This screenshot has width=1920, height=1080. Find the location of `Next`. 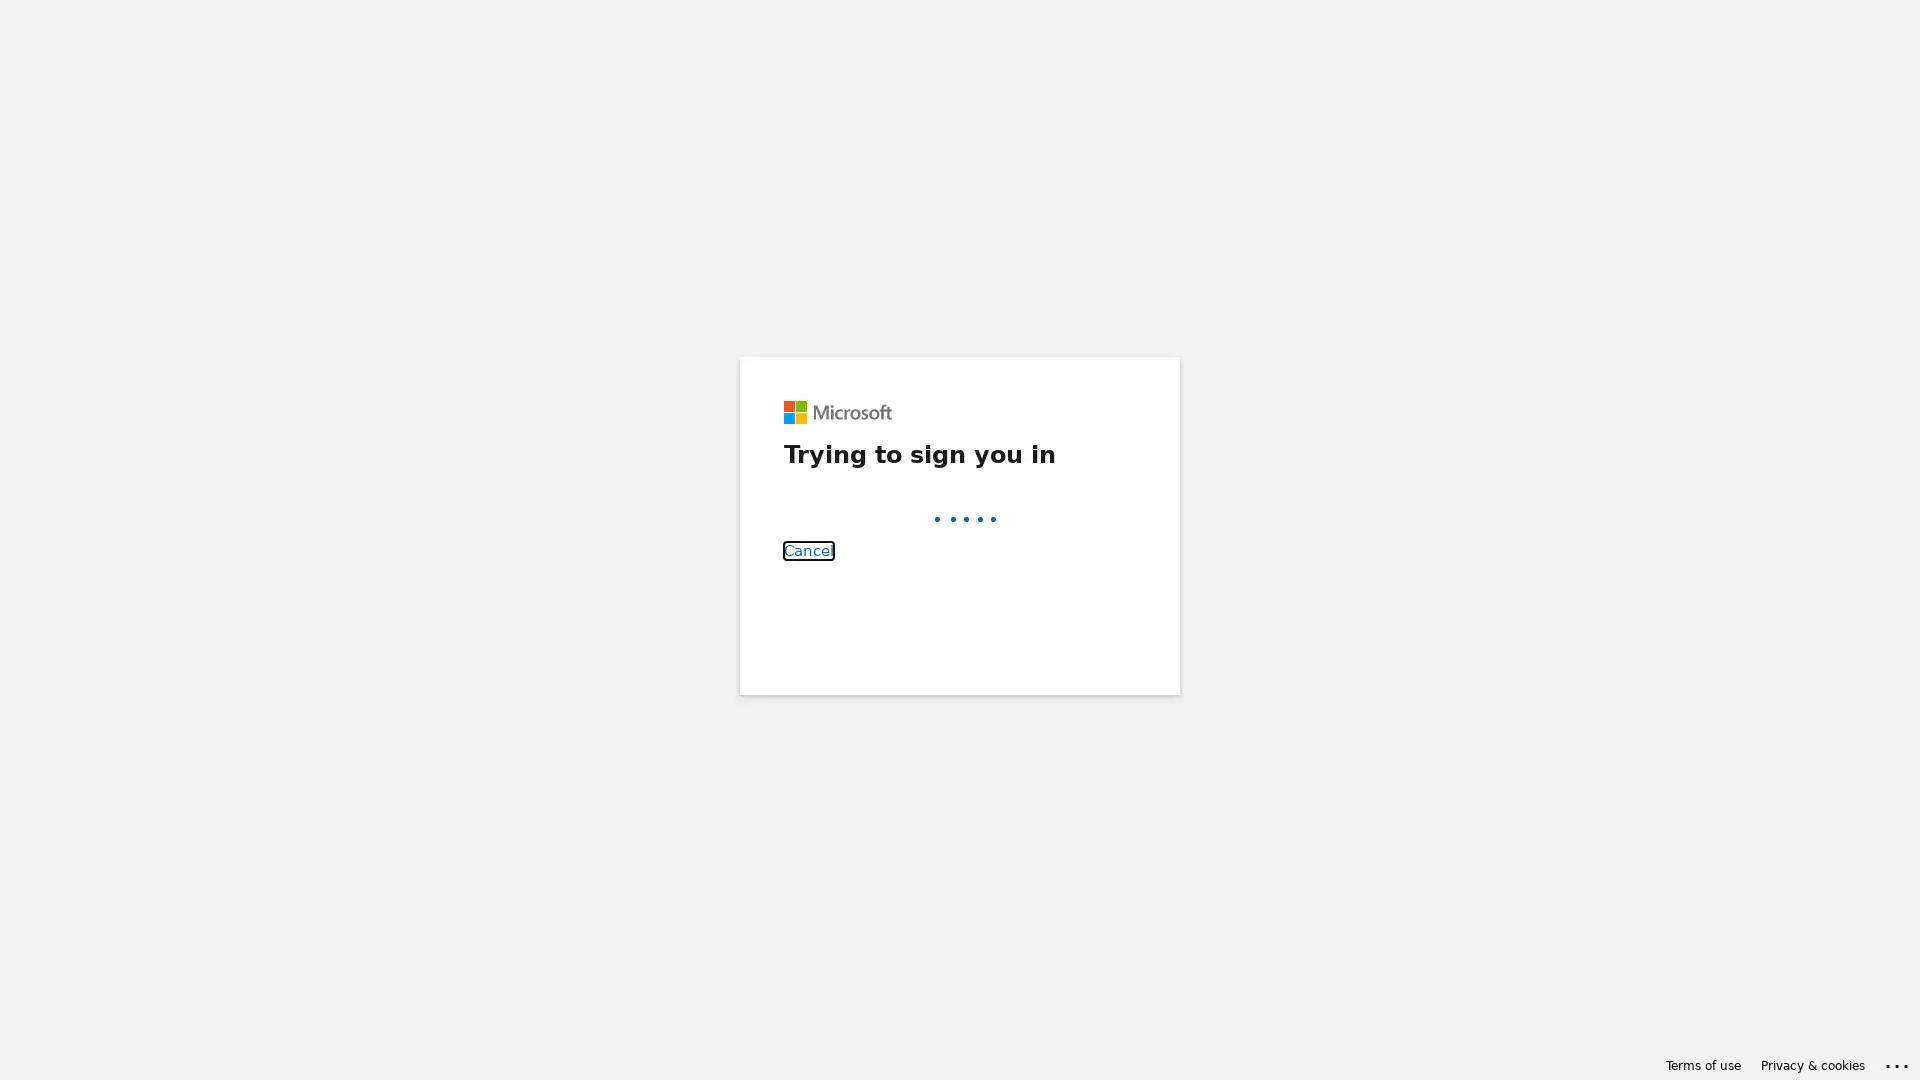

Next is located at coordinates (1080, 596).